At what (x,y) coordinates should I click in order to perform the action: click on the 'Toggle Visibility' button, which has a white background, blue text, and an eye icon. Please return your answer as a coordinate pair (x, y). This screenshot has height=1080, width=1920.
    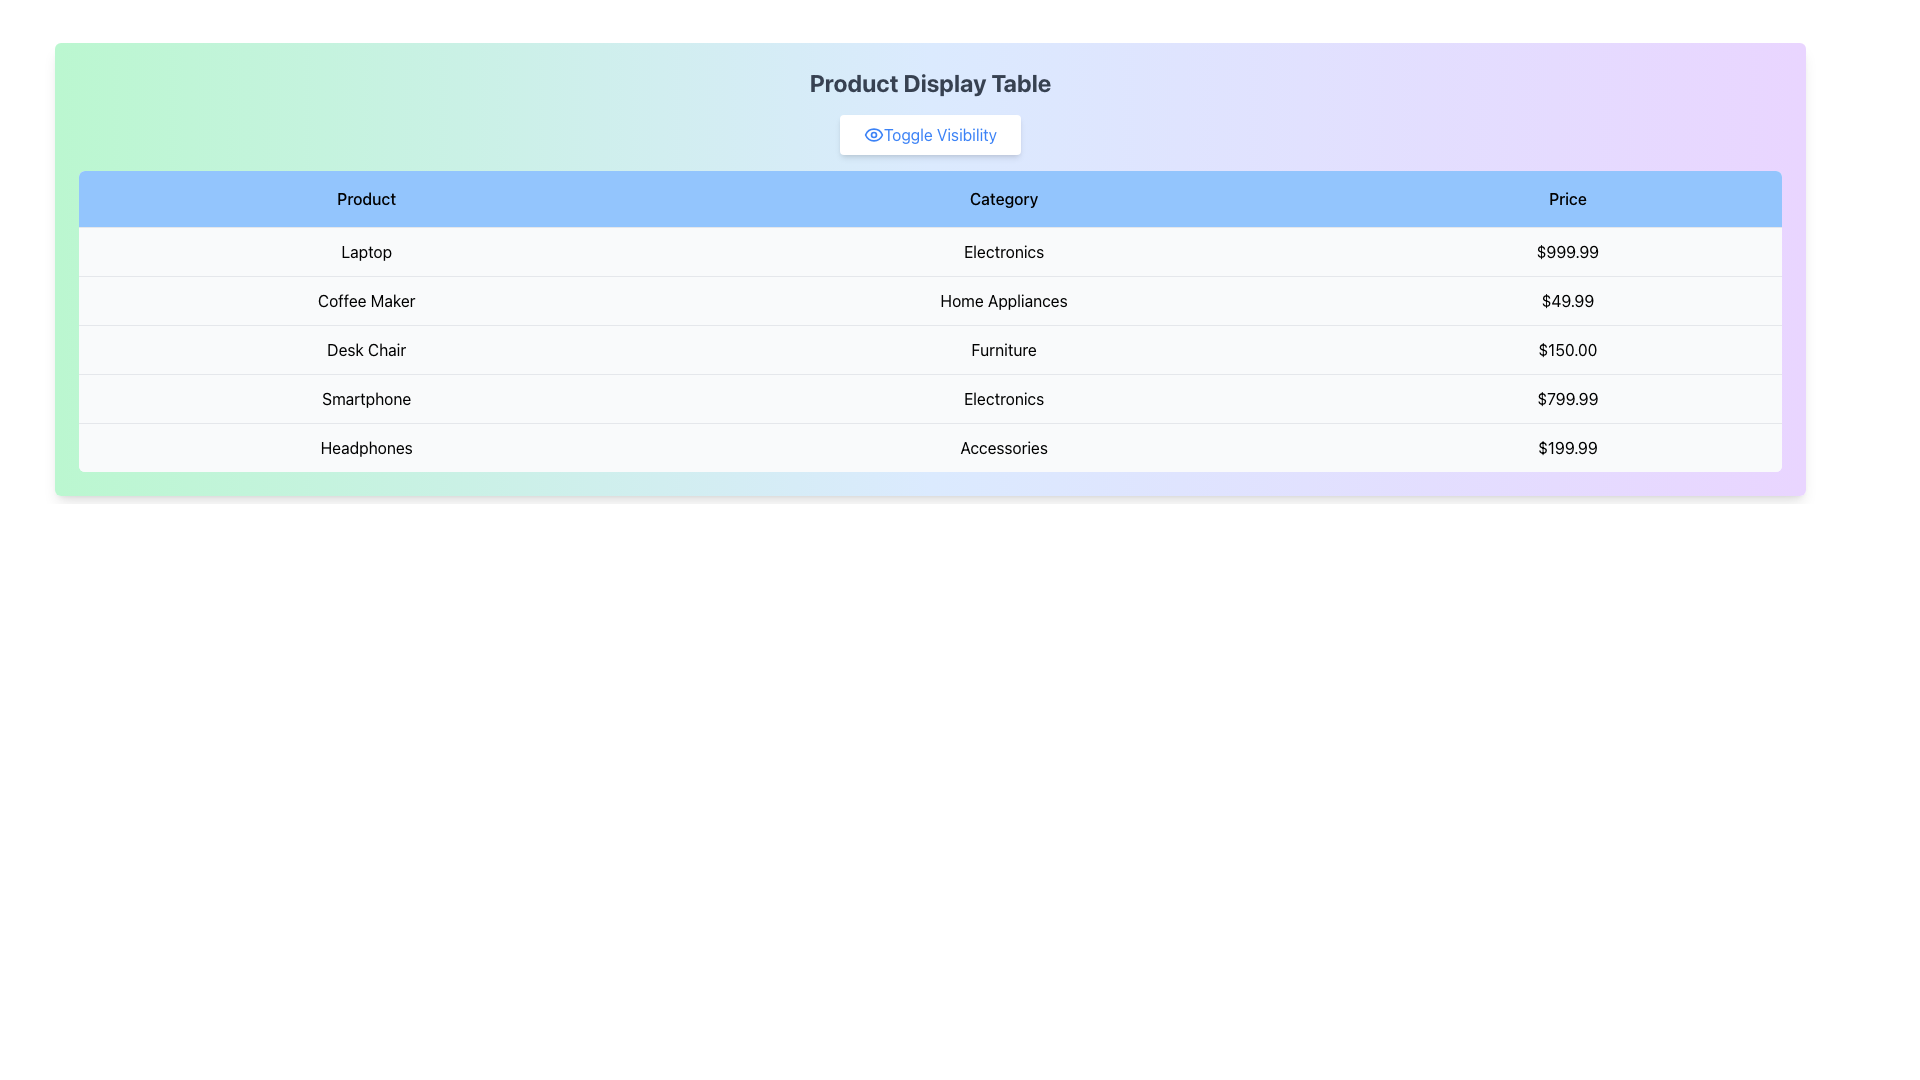
    Looking at the image, I should click on (929, 135).